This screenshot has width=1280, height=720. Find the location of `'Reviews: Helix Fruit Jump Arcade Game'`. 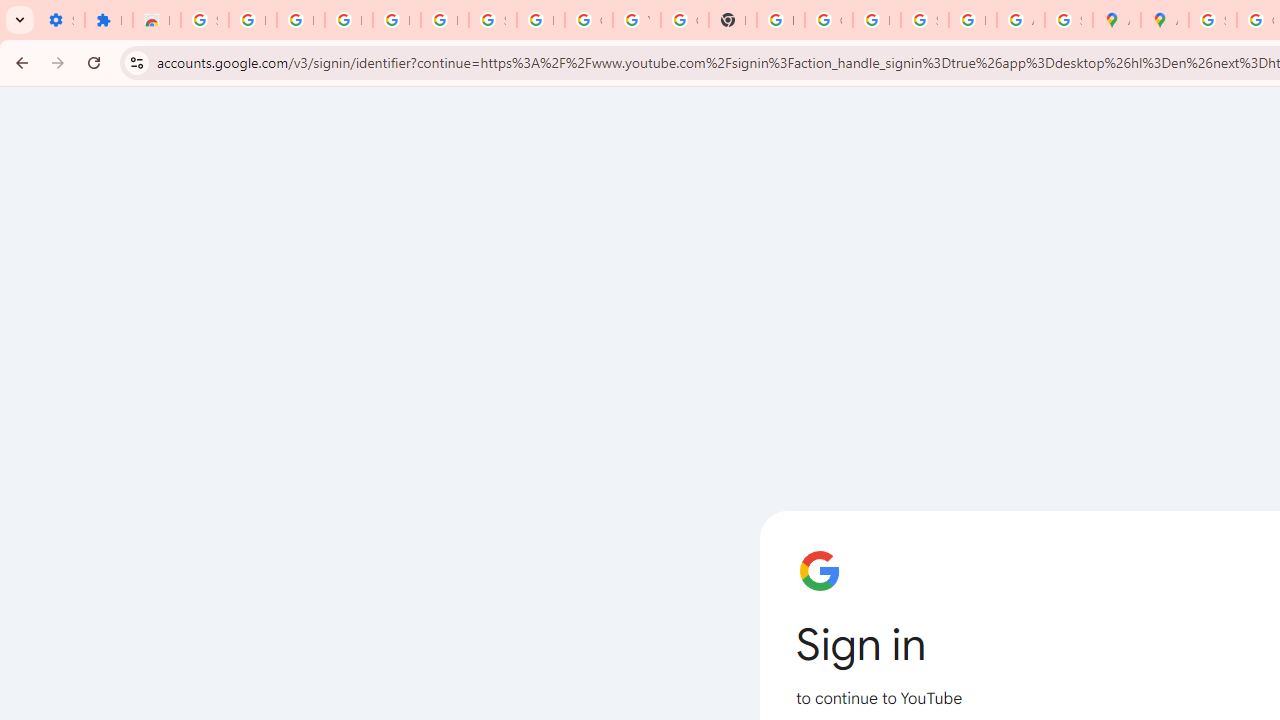

'Reviews: Helix Fruit Jump Arcade Game' is located at coordinates (155, 20).